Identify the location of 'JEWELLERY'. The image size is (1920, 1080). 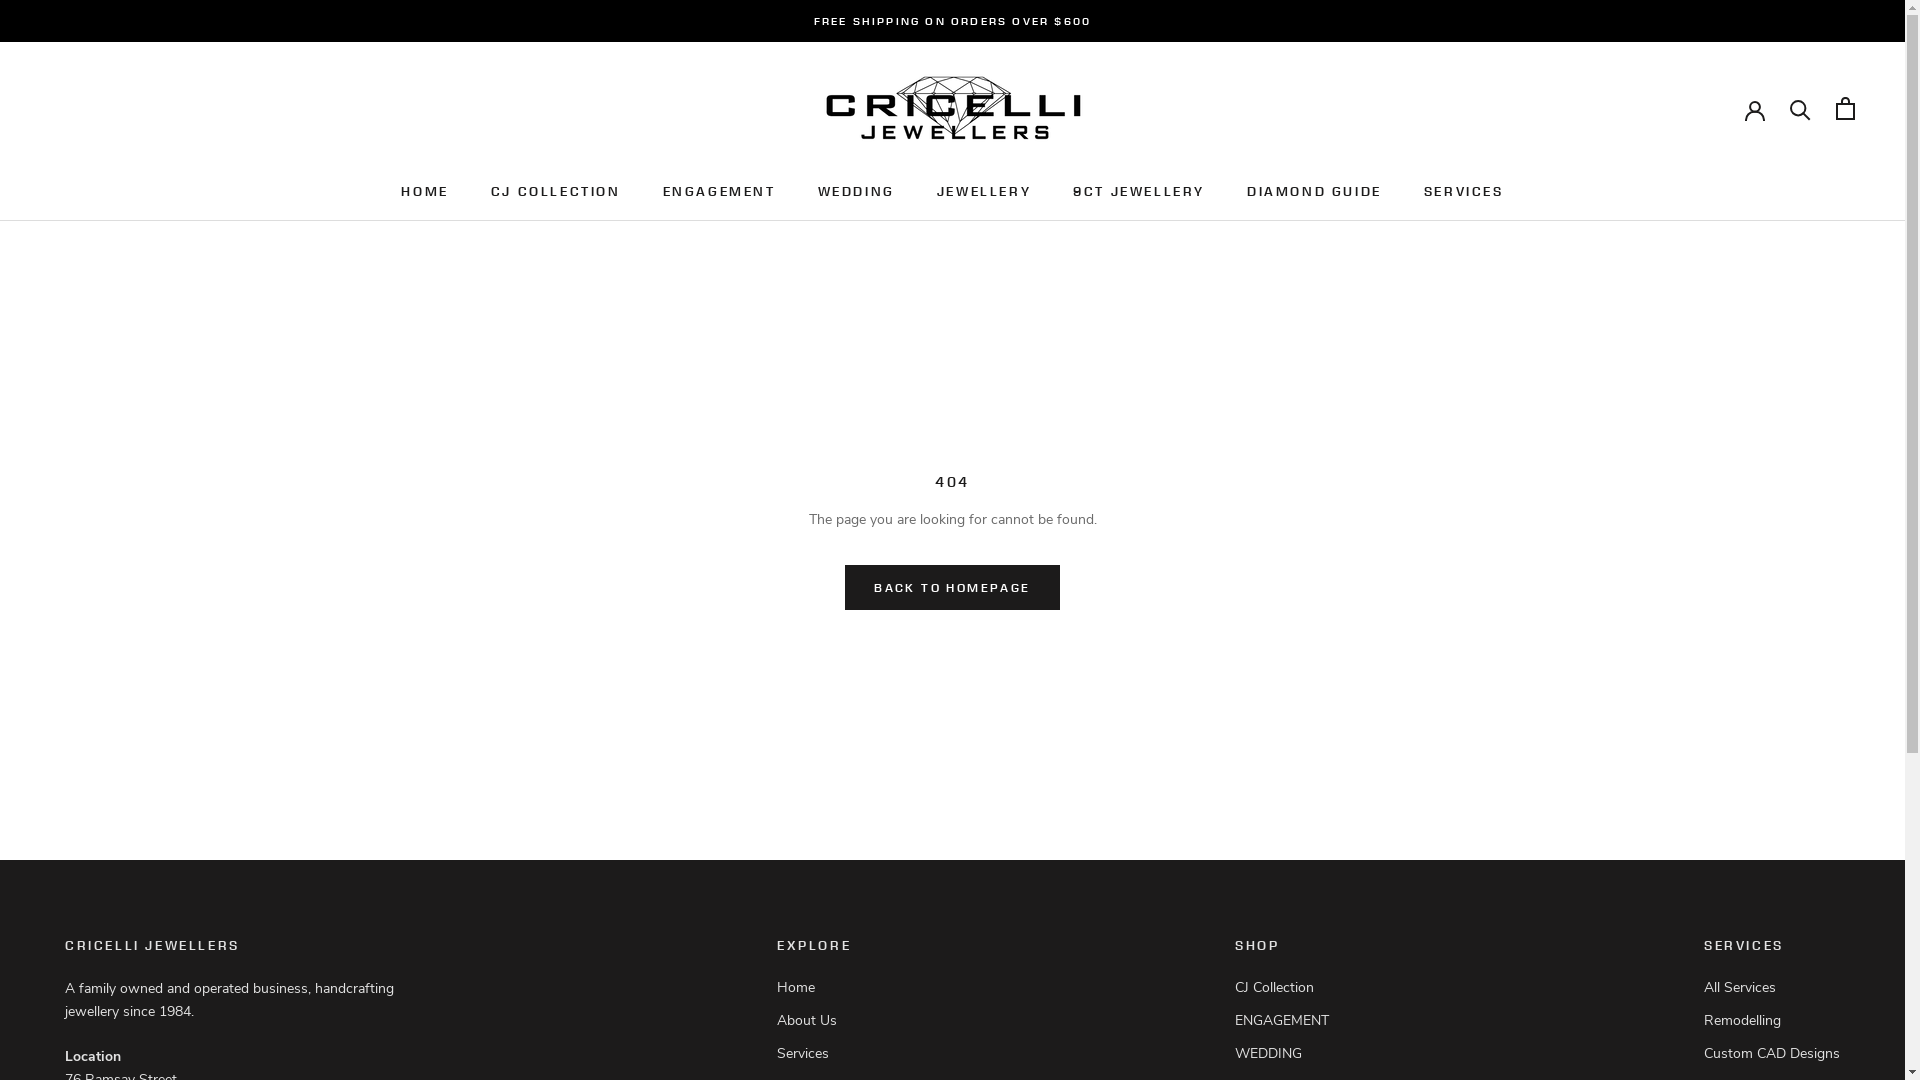
(983, 191).